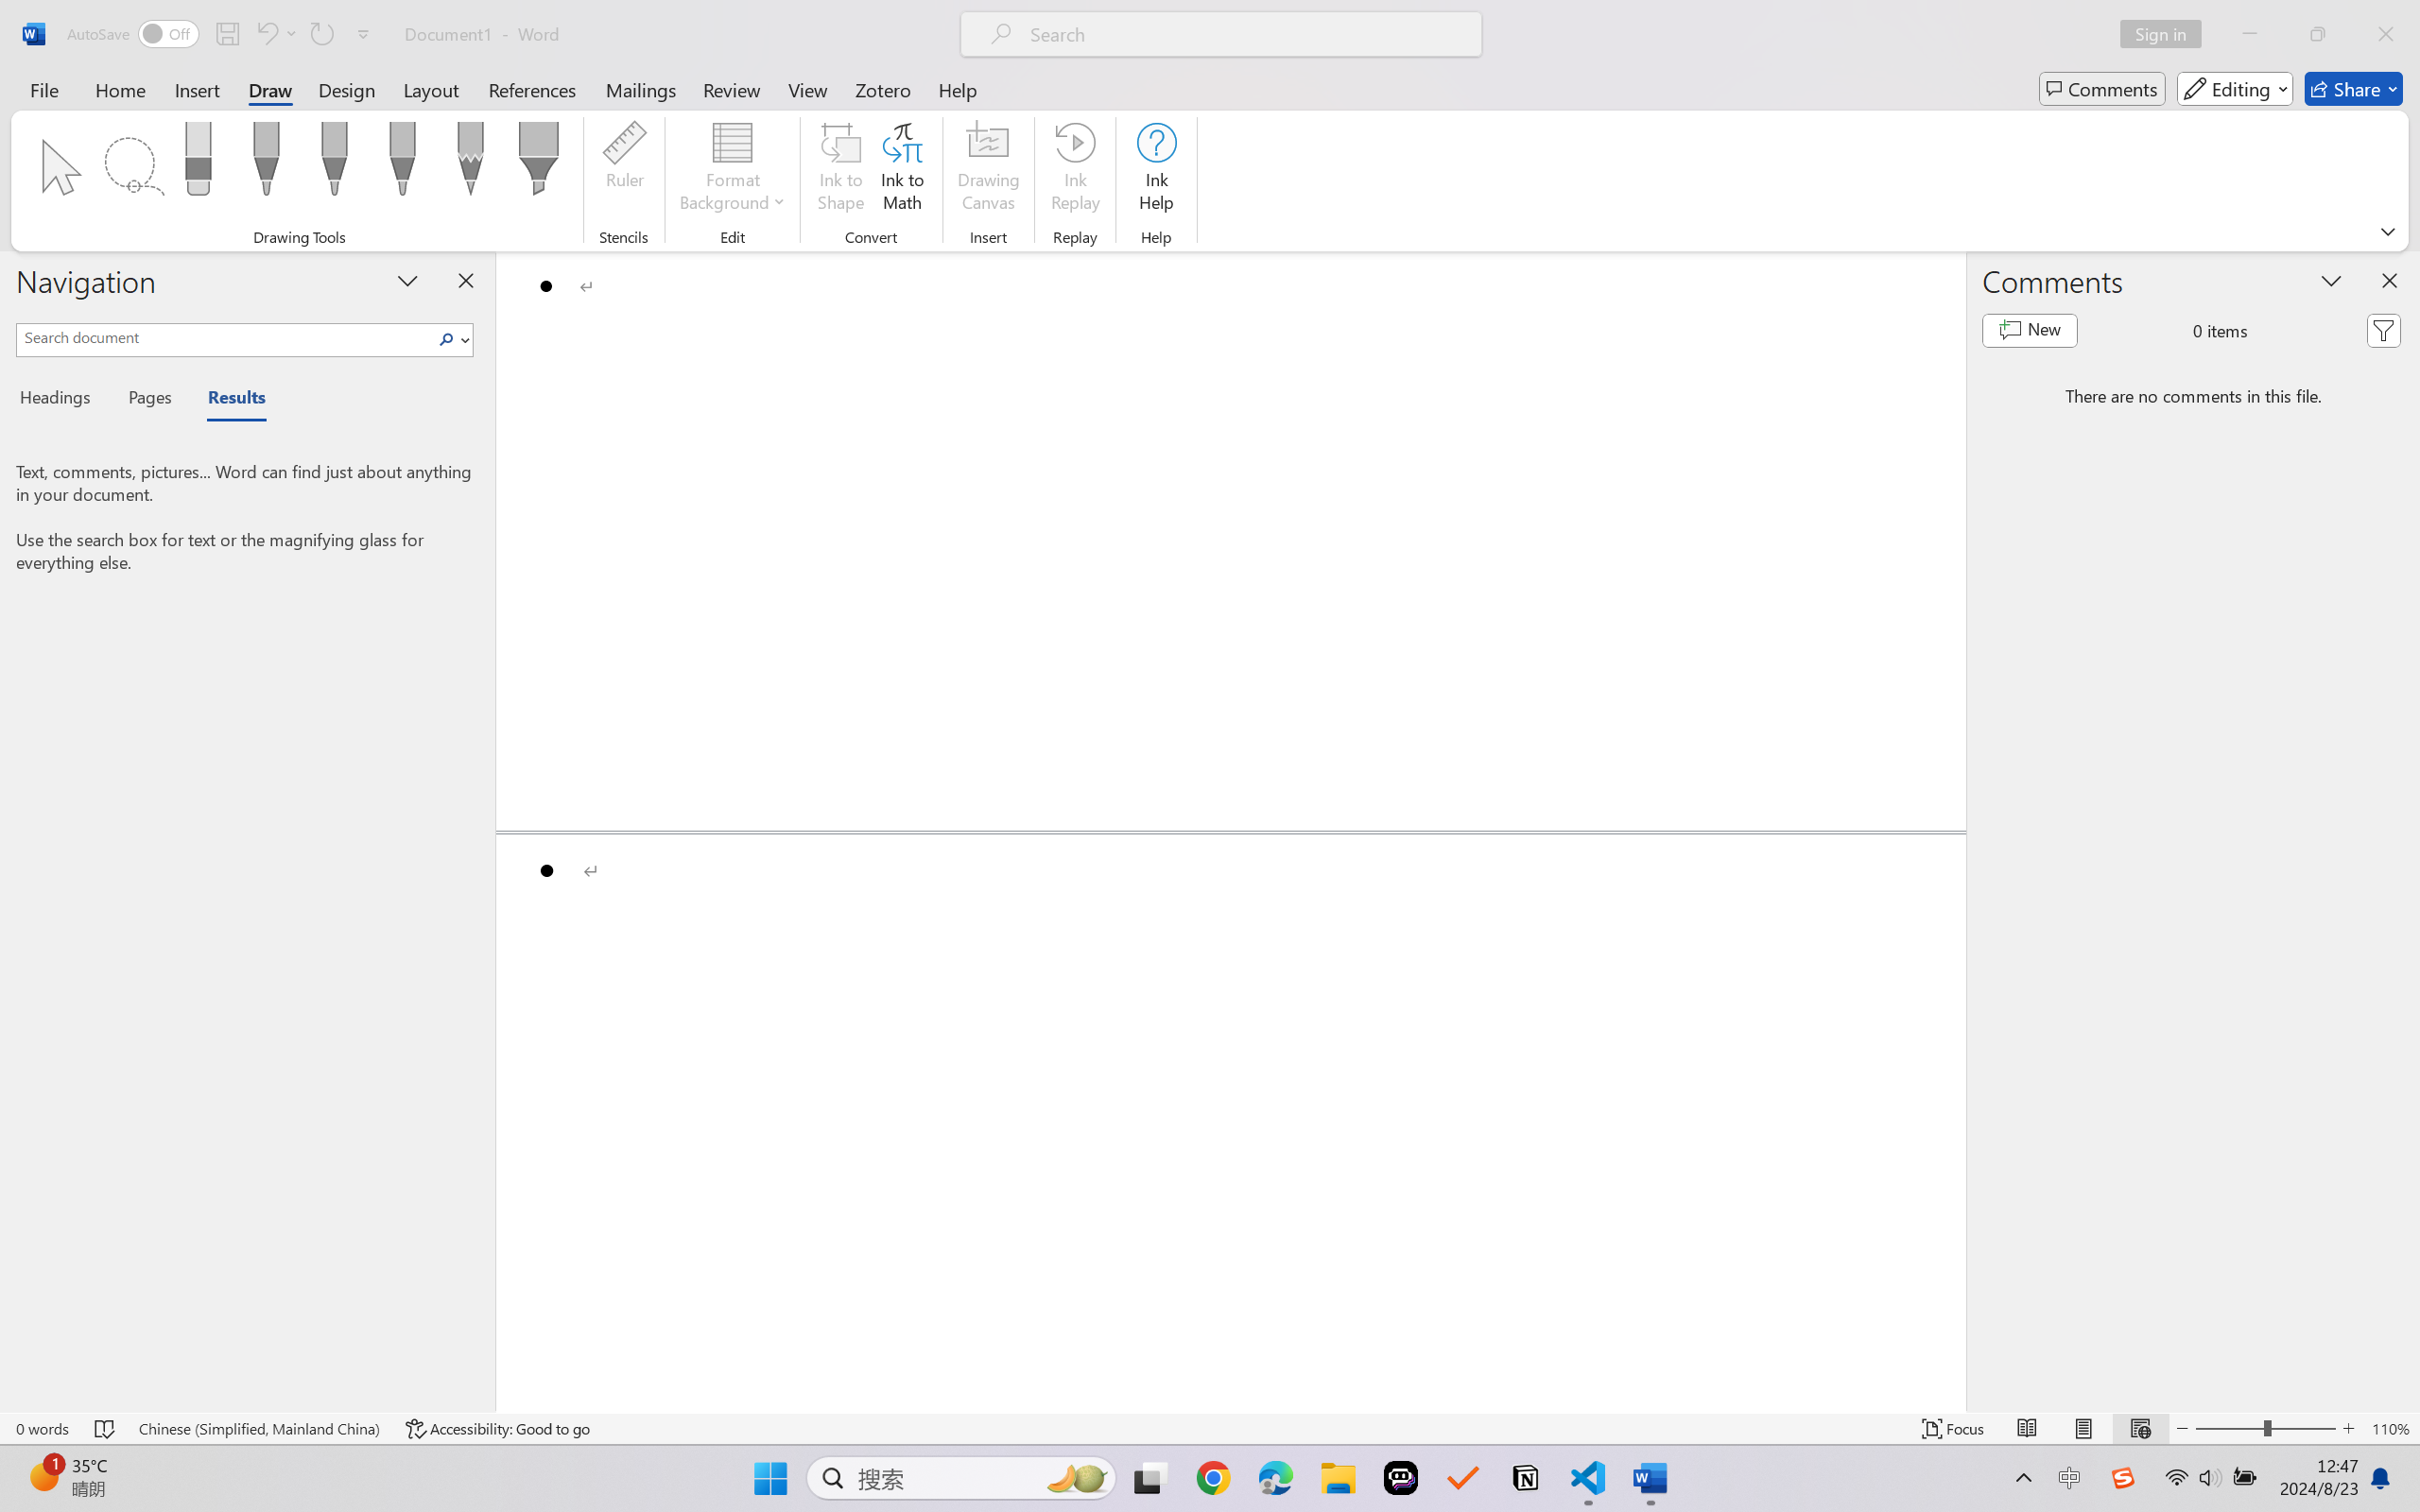 Image resolution: width=2420 pixels, height=1512 pixels. I want to click on 'New comment', so click(2029, 331).